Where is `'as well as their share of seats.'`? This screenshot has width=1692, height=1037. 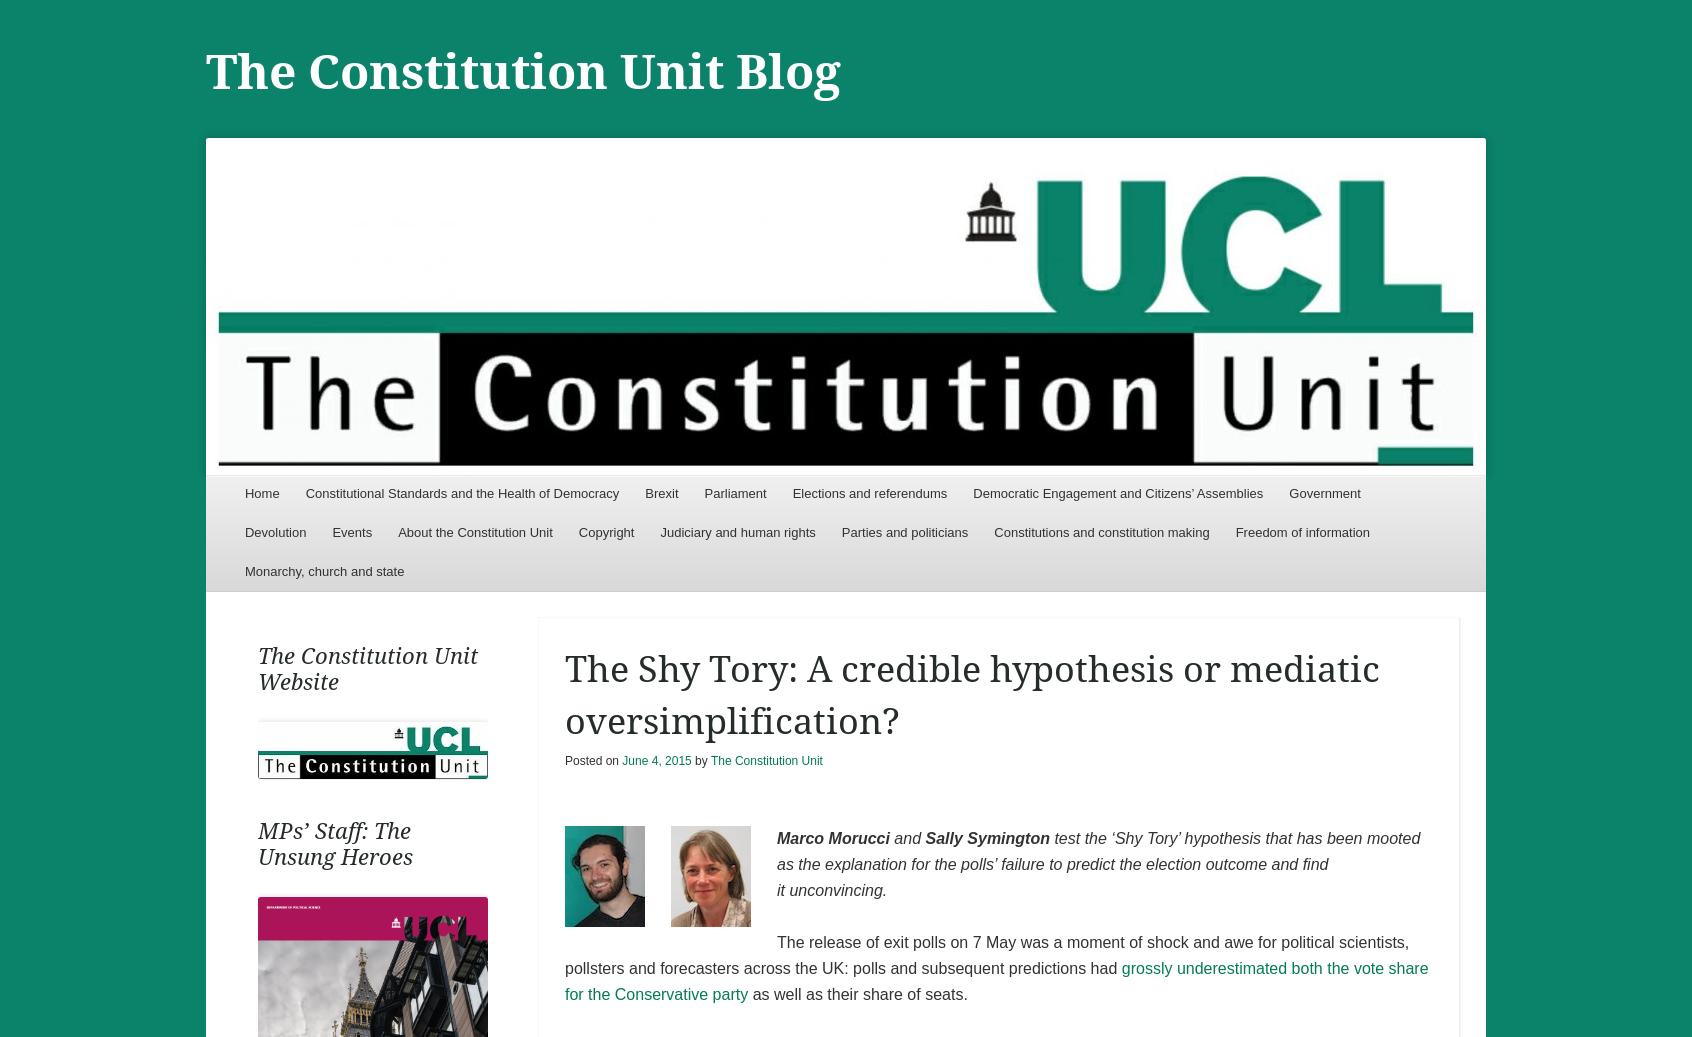
'as well as their share of seats.' is located at coordinates (747, 993).